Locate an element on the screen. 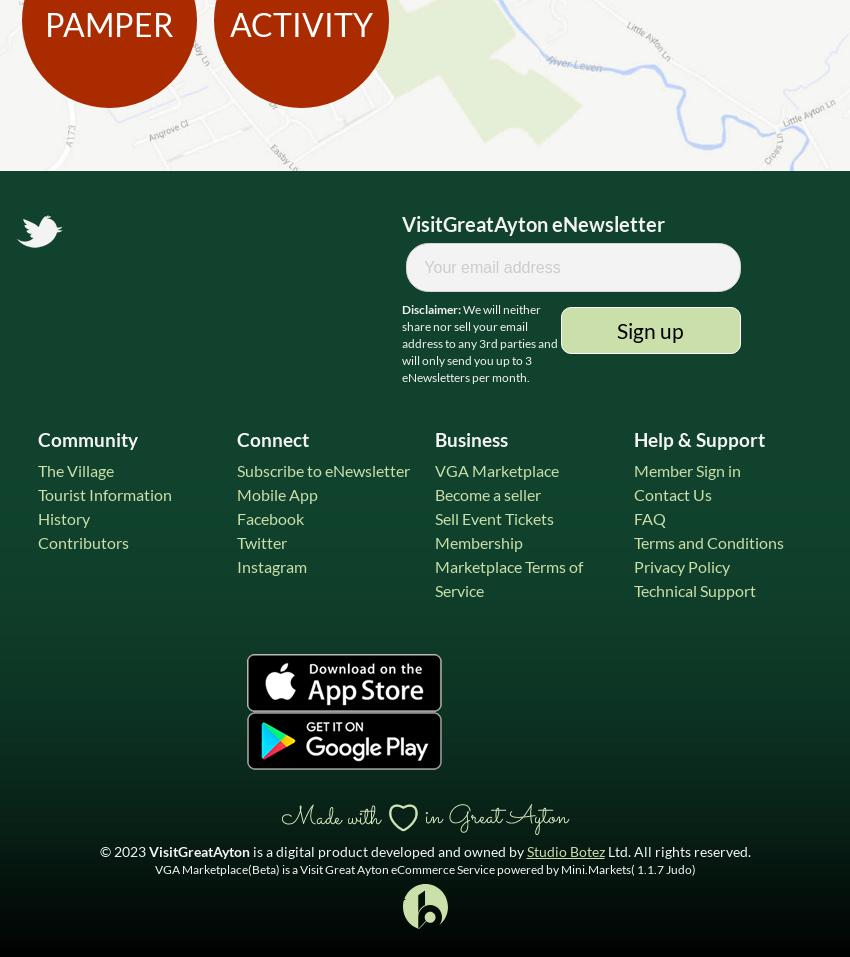 Image resolution: width=850 pixels, height=957 pixels. 'Tourist Information' is located at coordinates (103, 494).